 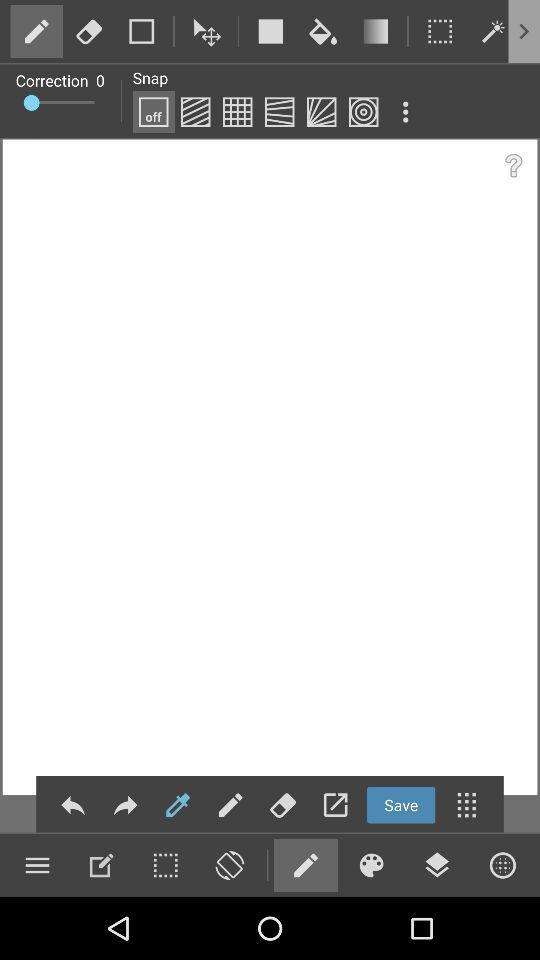 What do you see at coordinates (405, 112) in the screenshot?
I see `the more icon` at bounding box center [405, 112].